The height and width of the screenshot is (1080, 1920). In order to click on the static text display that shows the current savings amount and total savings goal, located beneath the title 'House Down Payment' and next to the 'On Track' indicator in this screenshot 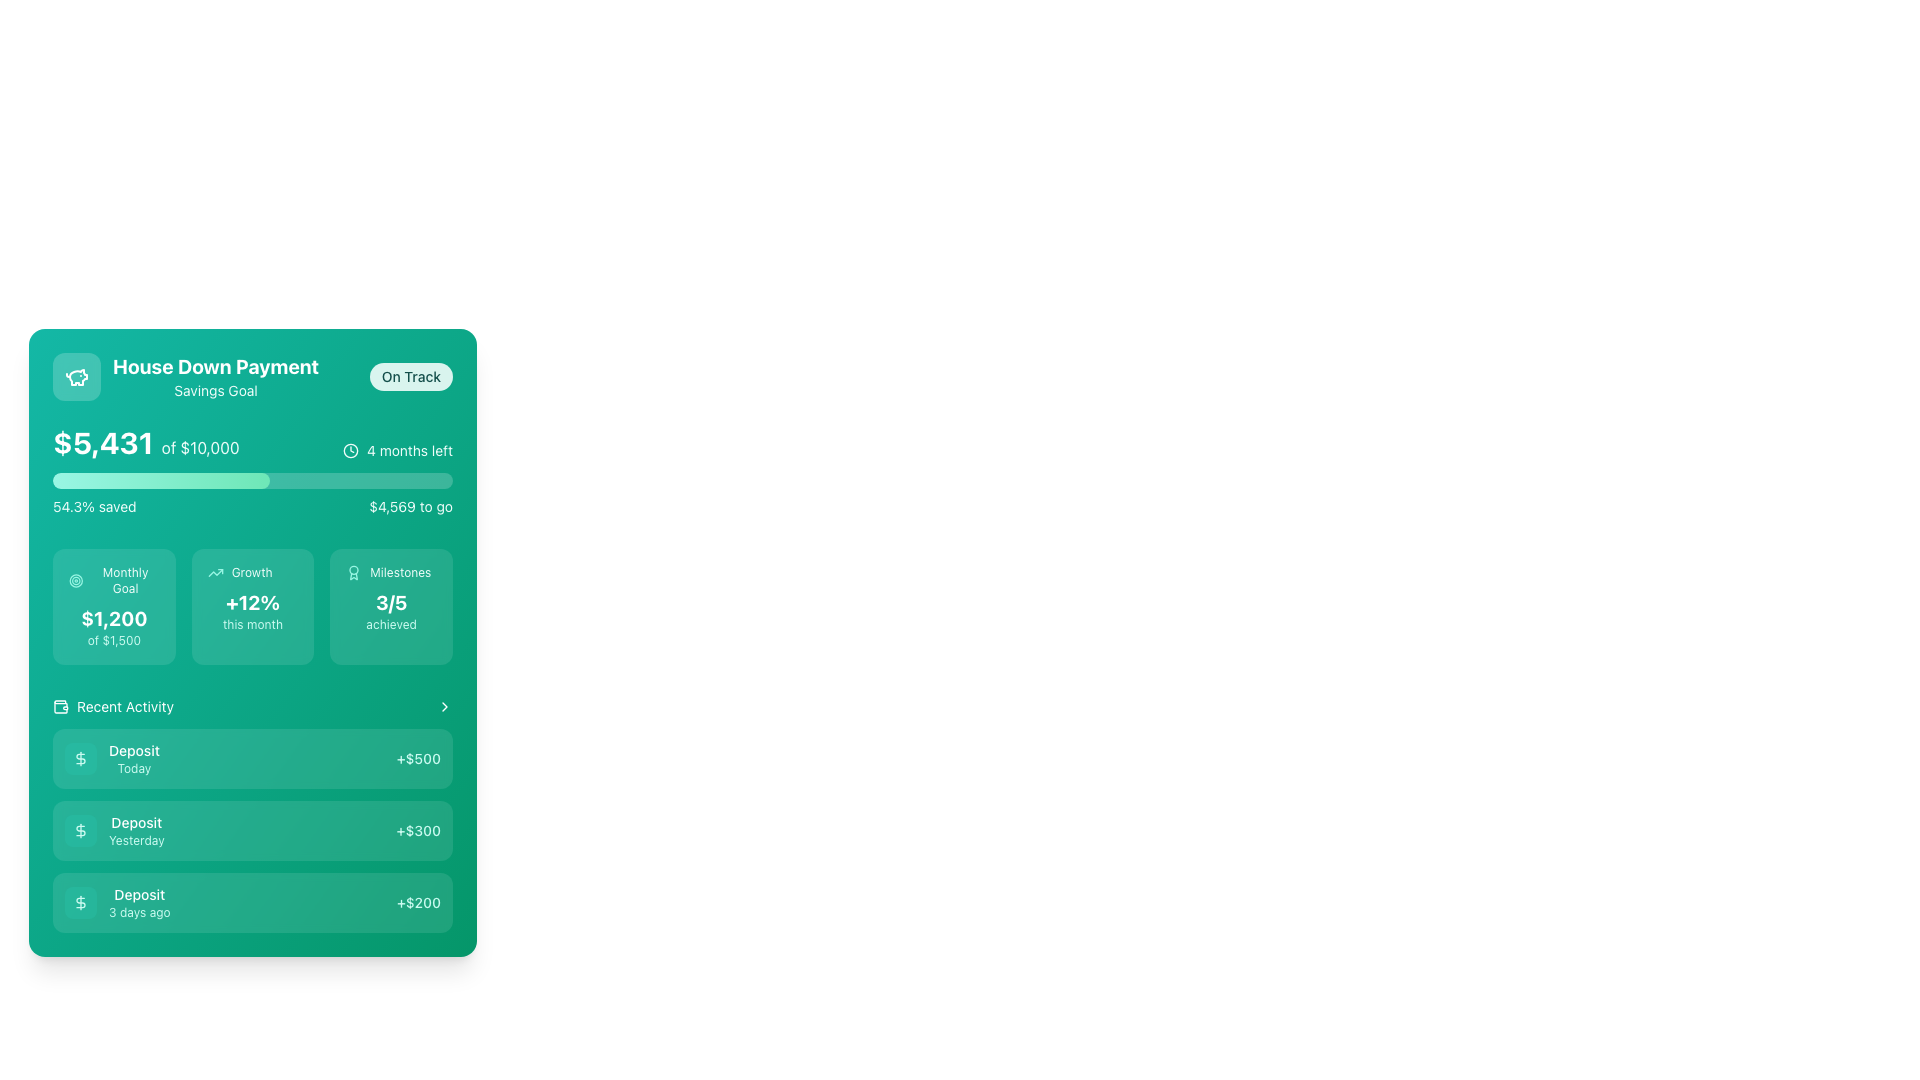, I will do `click(145, 442)`.